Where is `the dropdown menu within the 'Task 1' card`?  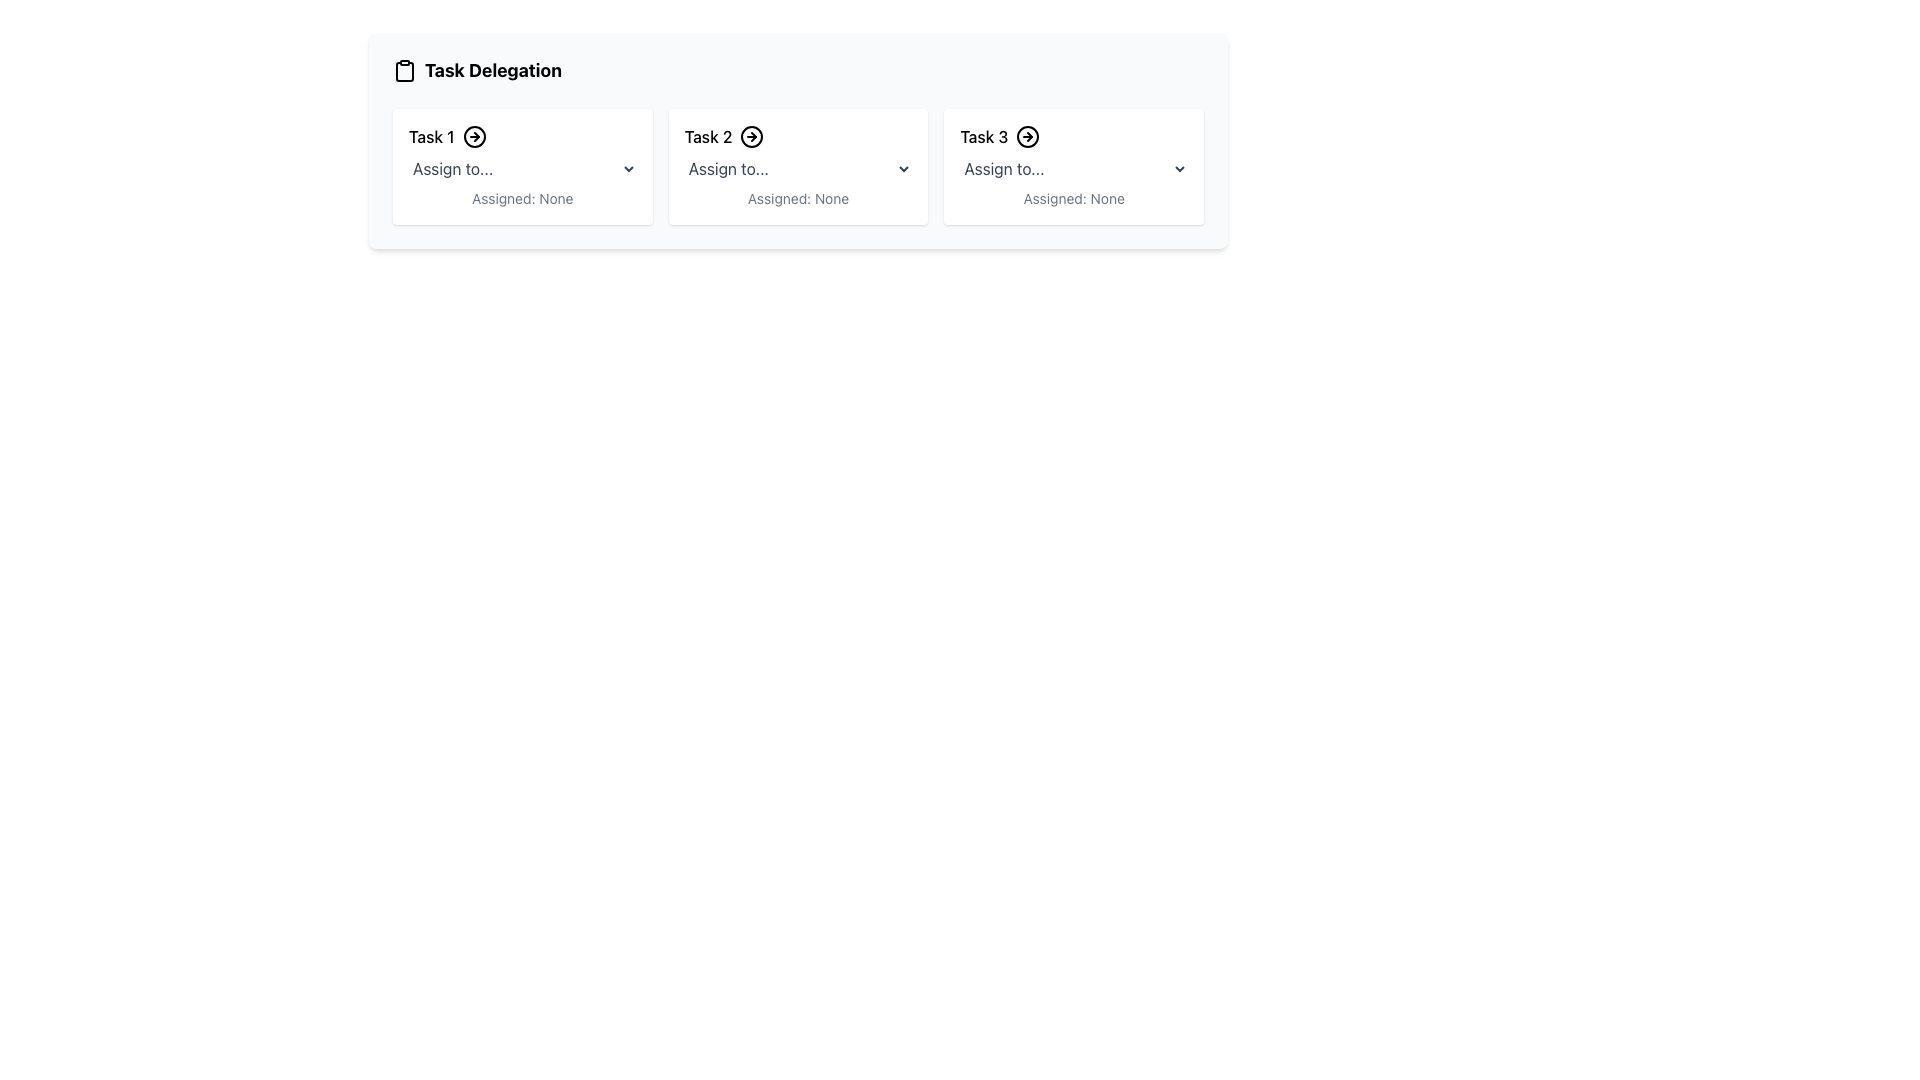 the dropdown menu within the 'Task 1' card is located at coordinates (522, 168).